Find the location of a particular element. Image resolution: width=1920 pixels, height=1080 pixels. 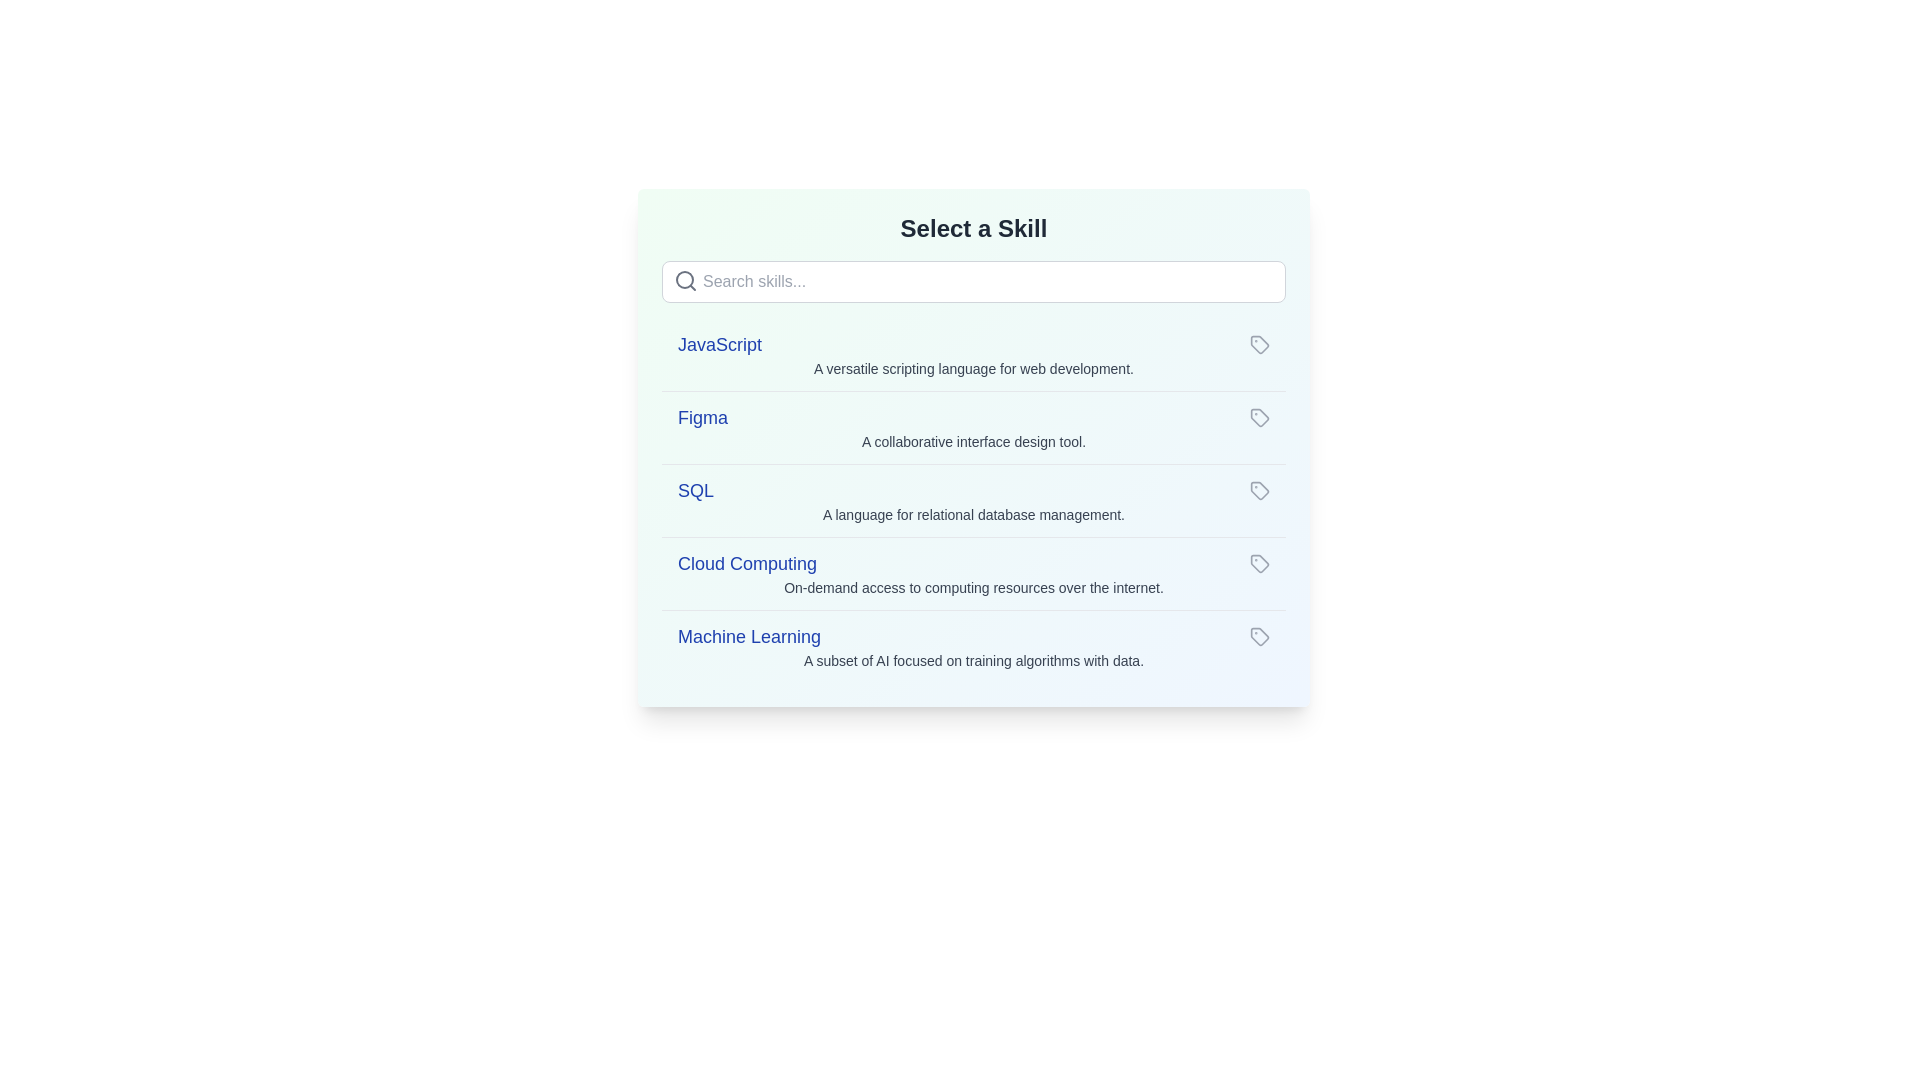

the fourth list item that displays information about 'Cloud Computing', positioned between 'SQL' and 'Machine Learning' is located at coordinates (974, 573).